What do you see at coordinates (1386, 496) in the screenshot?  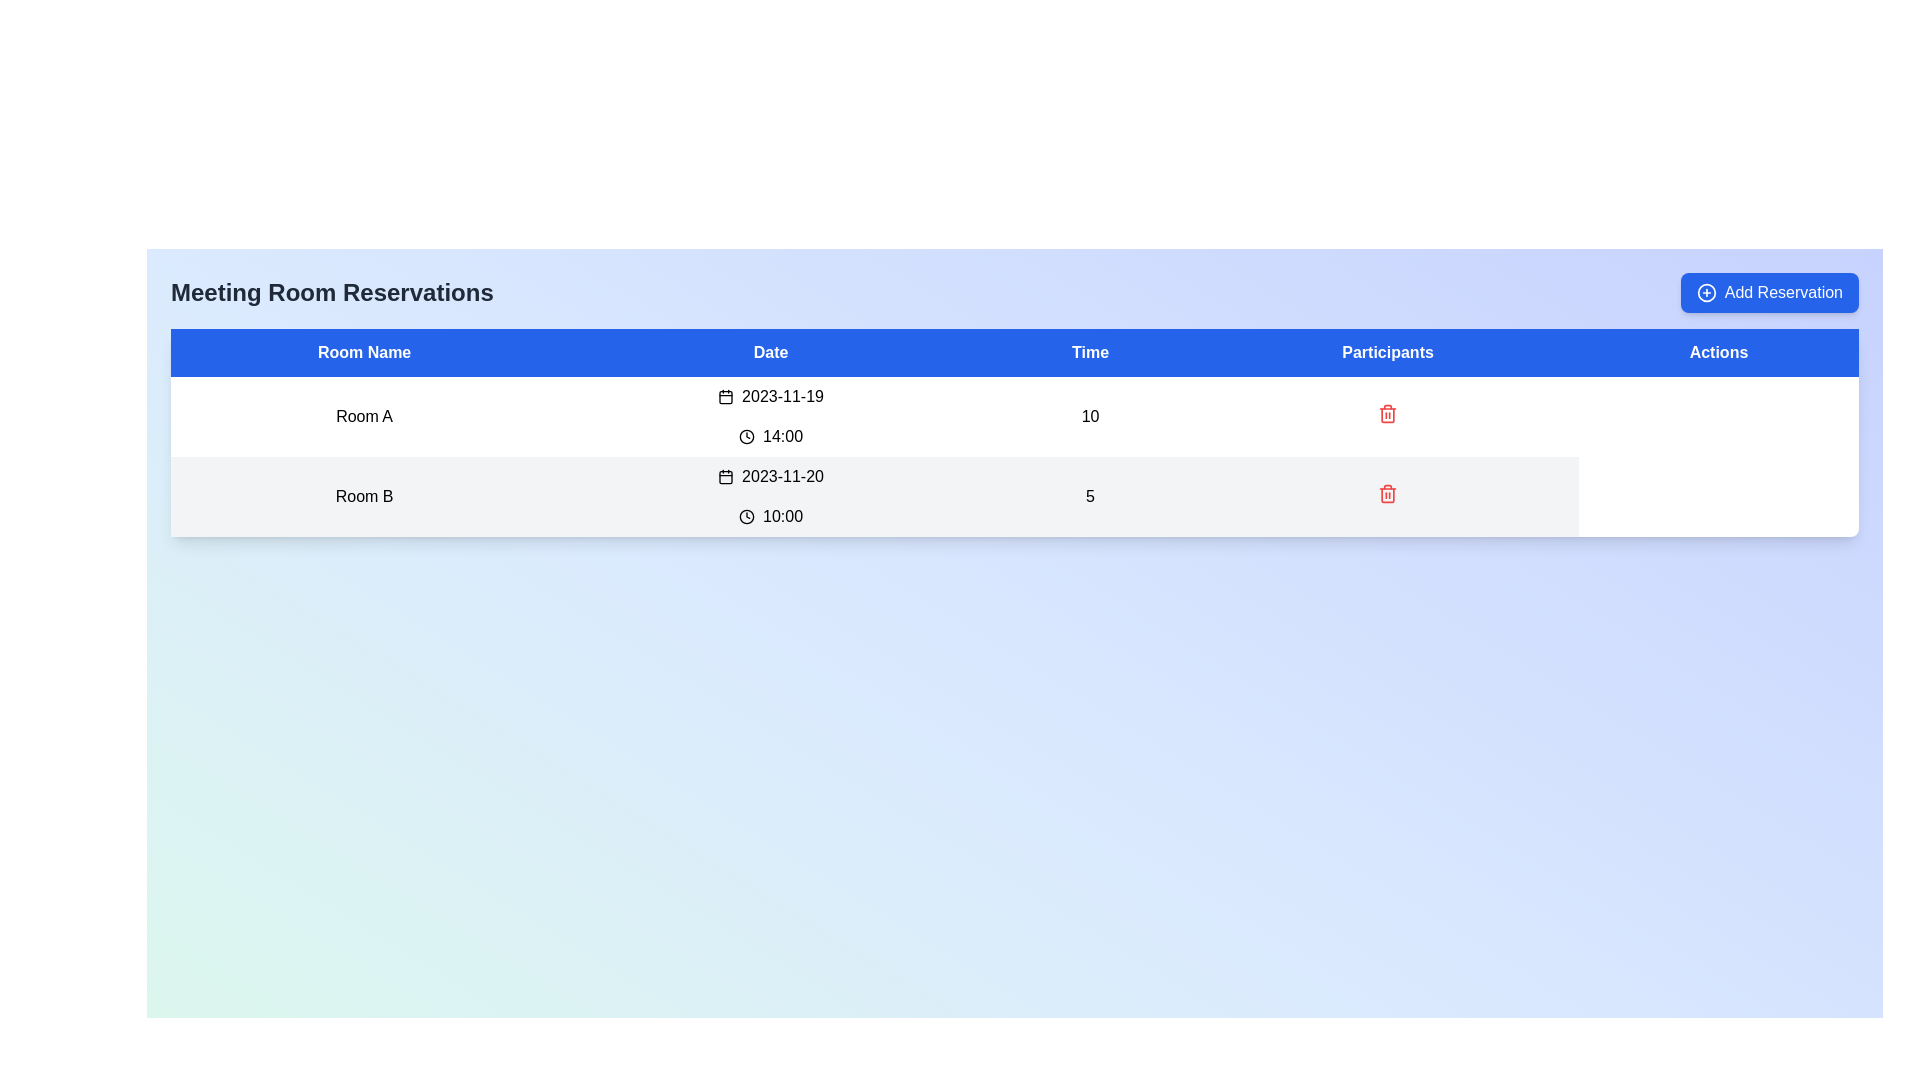 I see `the icon button located at the bottom of the 'Participants' column in the table, specifically in the row for 'Room B', '10:00', and '5 participants'` at bounding box center [1386, 496].